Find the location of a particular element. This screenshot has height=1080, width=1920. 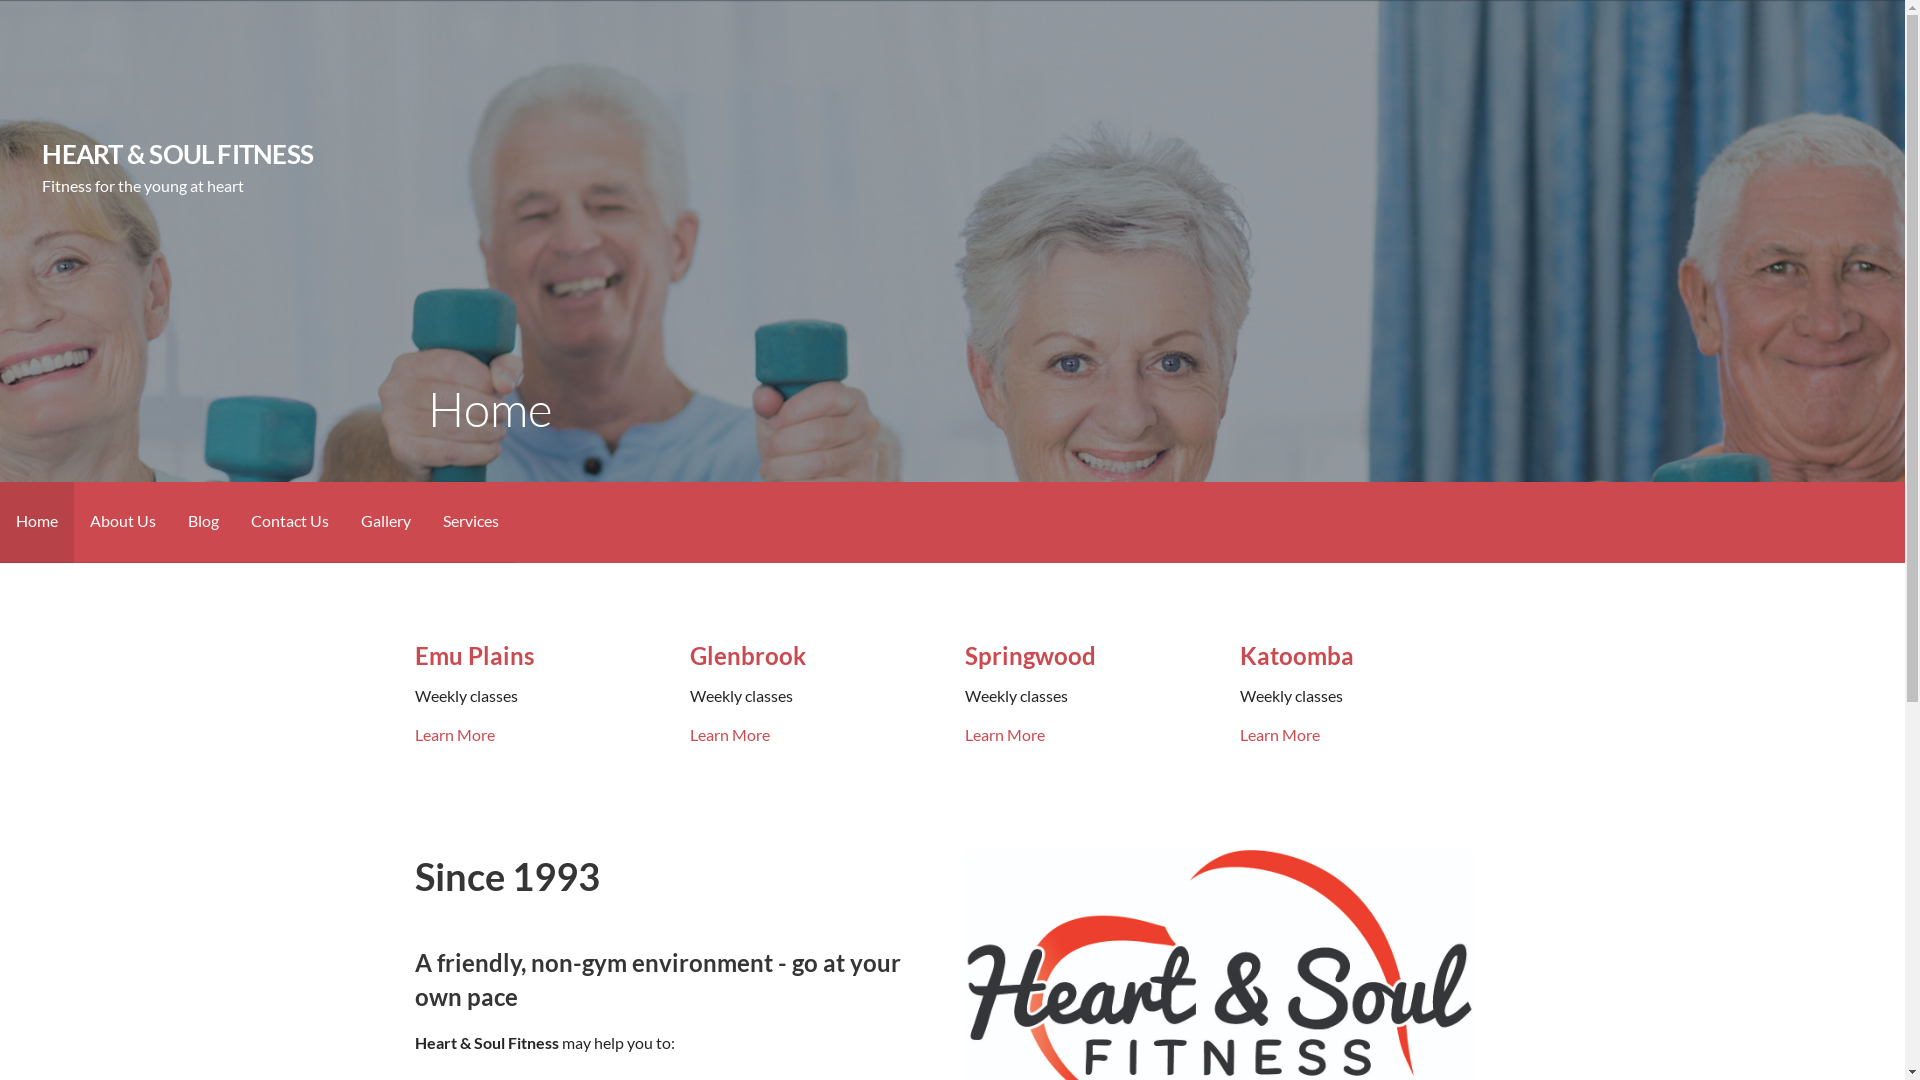

'Learn More' is located at coordinates (454, 734).